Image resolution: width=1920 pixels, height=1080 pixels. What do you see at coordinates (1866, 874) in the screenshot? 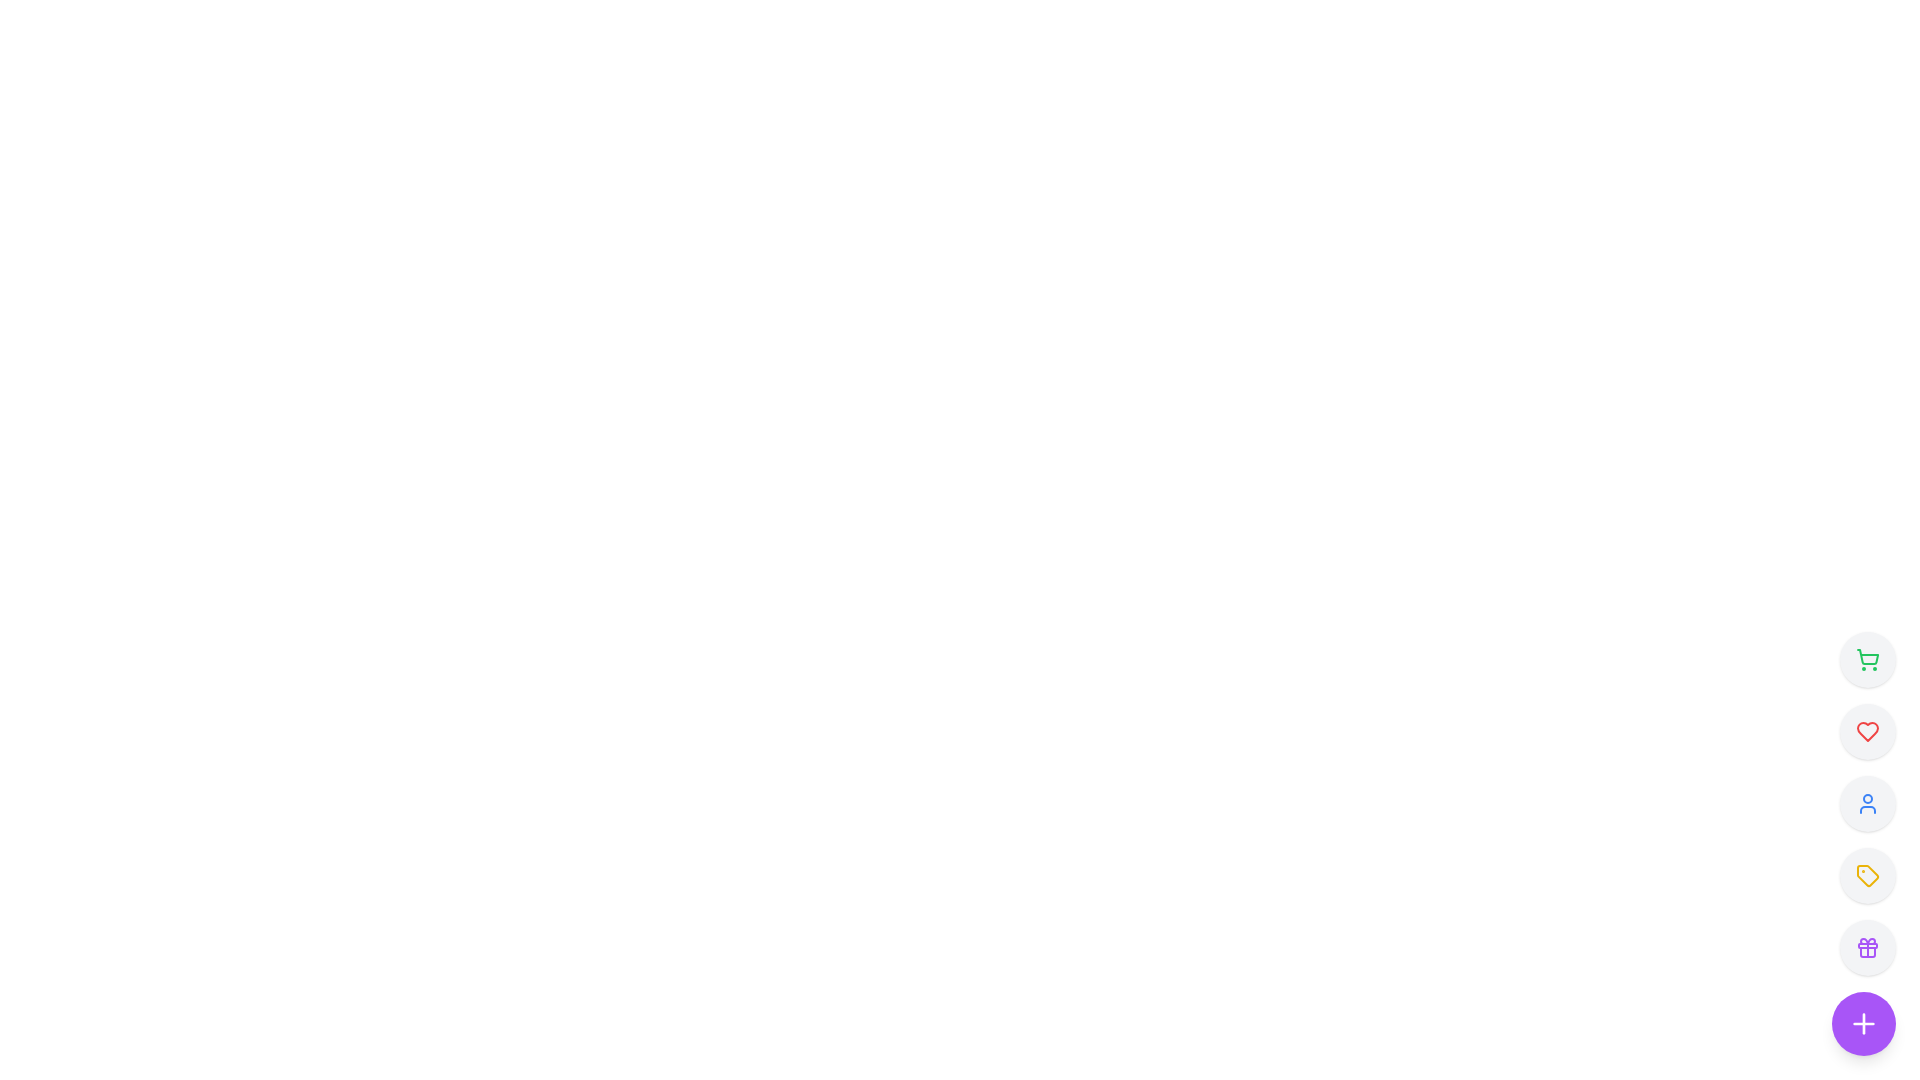
I see `the yellow tag icon located fourth in the vertical list of icons on the right side of the interface` at bounding box center [1866, 874].